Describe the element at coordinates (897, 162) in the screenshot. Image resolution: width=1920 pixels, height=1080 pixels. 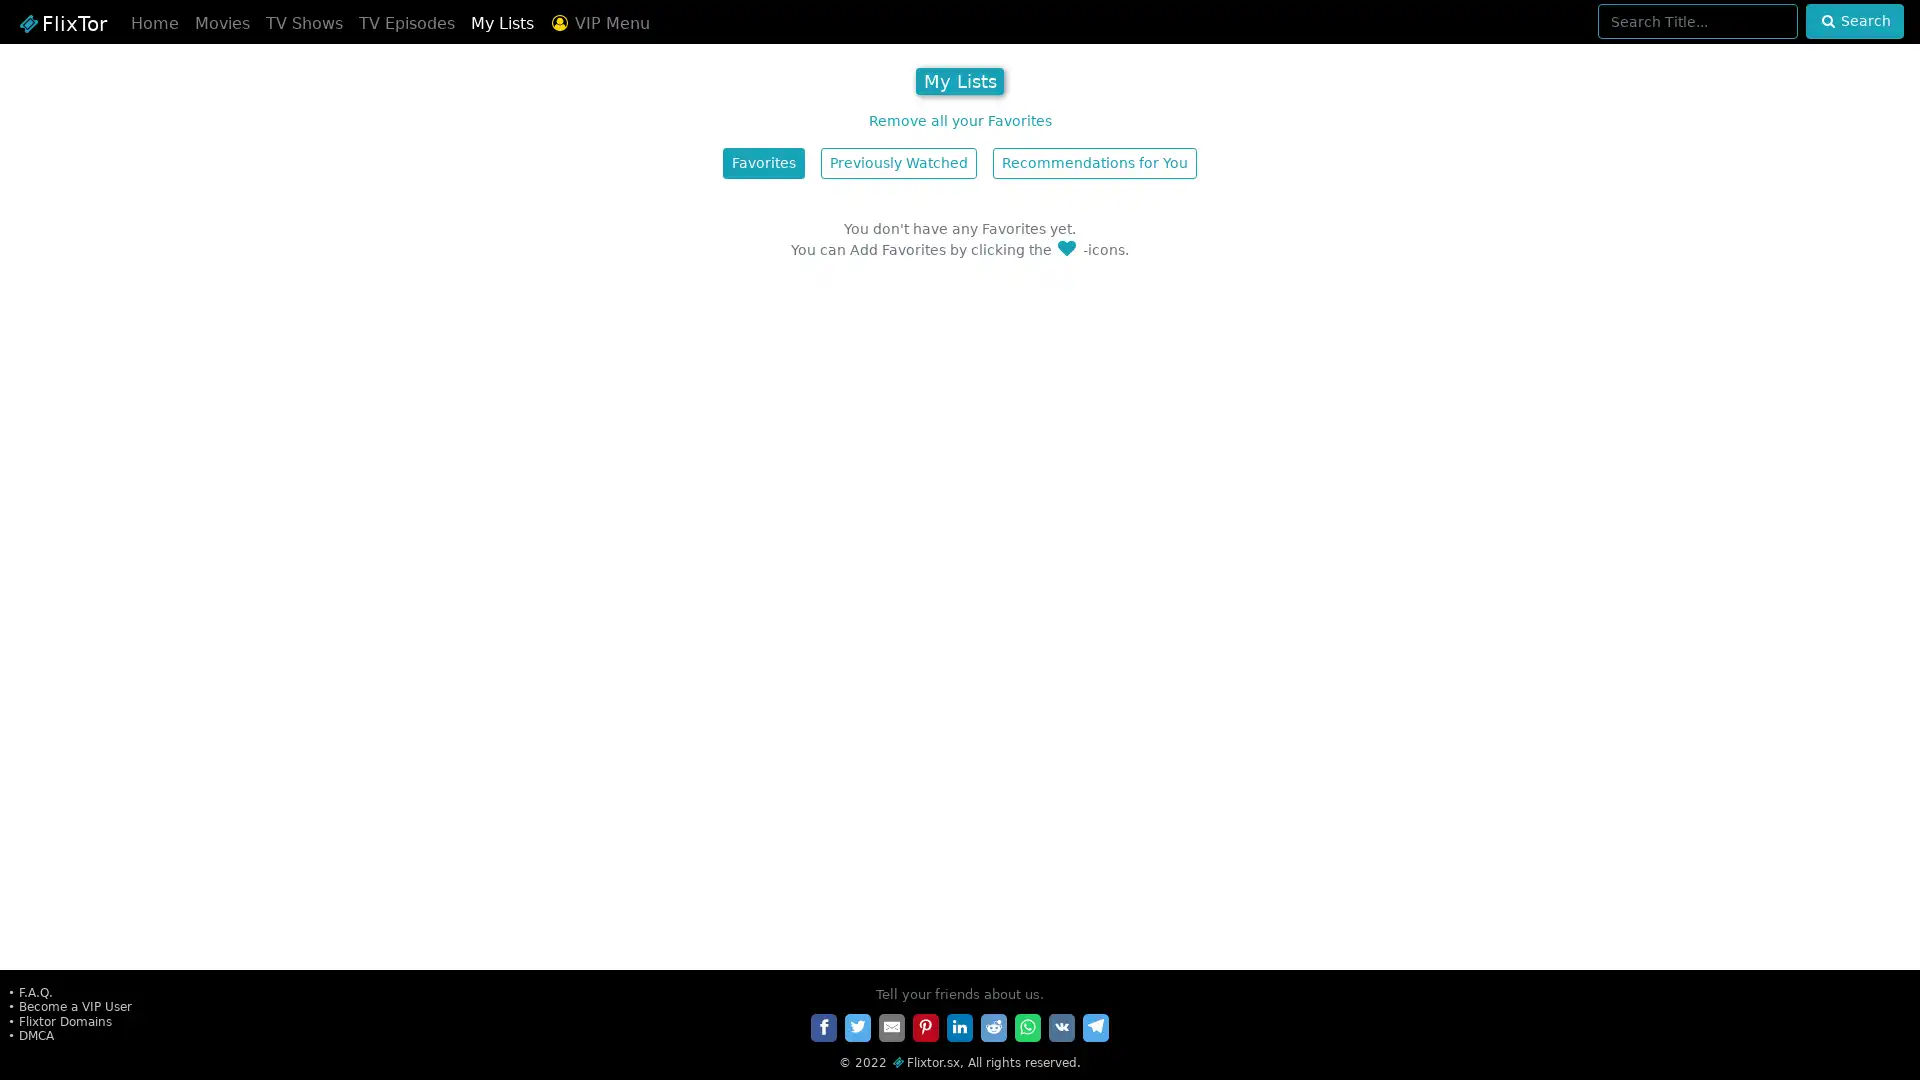
I see `Previously Watched` at that location.